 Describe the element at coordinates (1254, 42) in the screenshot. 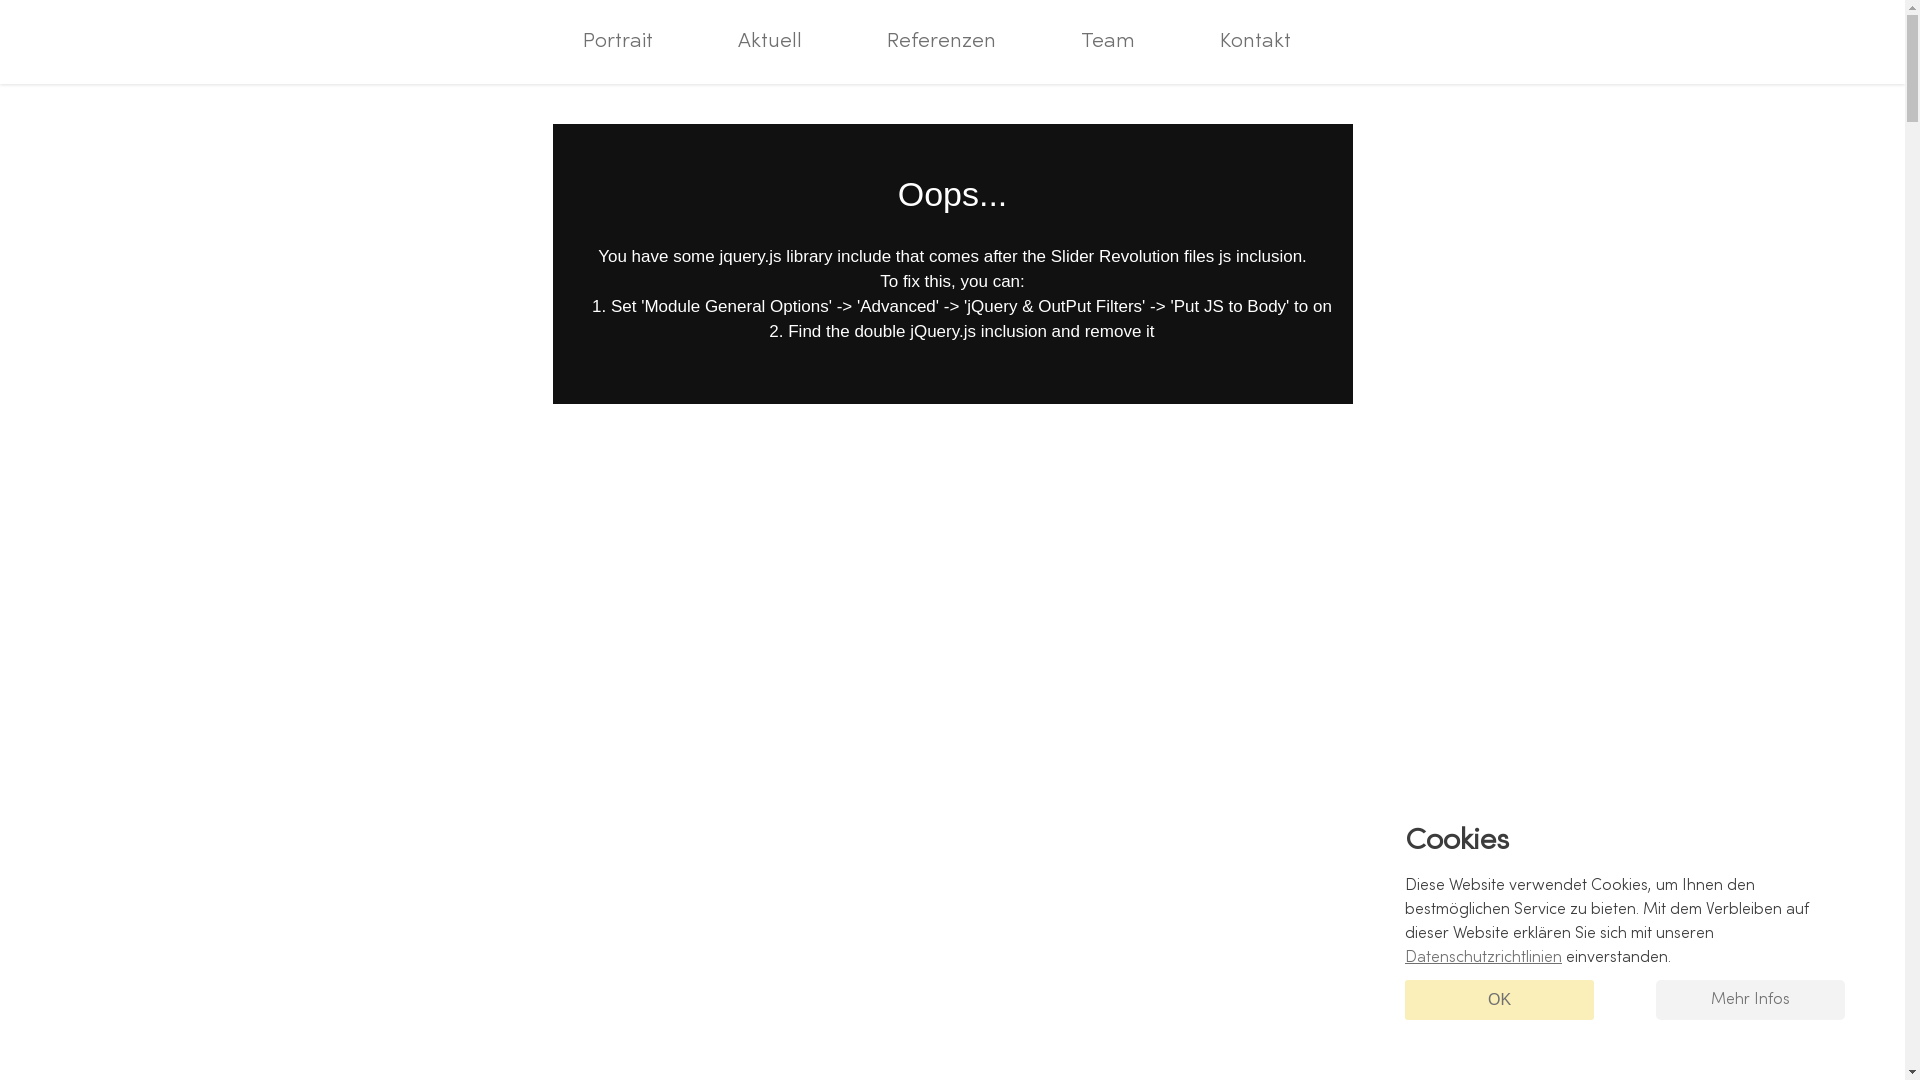

I see `'Kontakt'` at that location.